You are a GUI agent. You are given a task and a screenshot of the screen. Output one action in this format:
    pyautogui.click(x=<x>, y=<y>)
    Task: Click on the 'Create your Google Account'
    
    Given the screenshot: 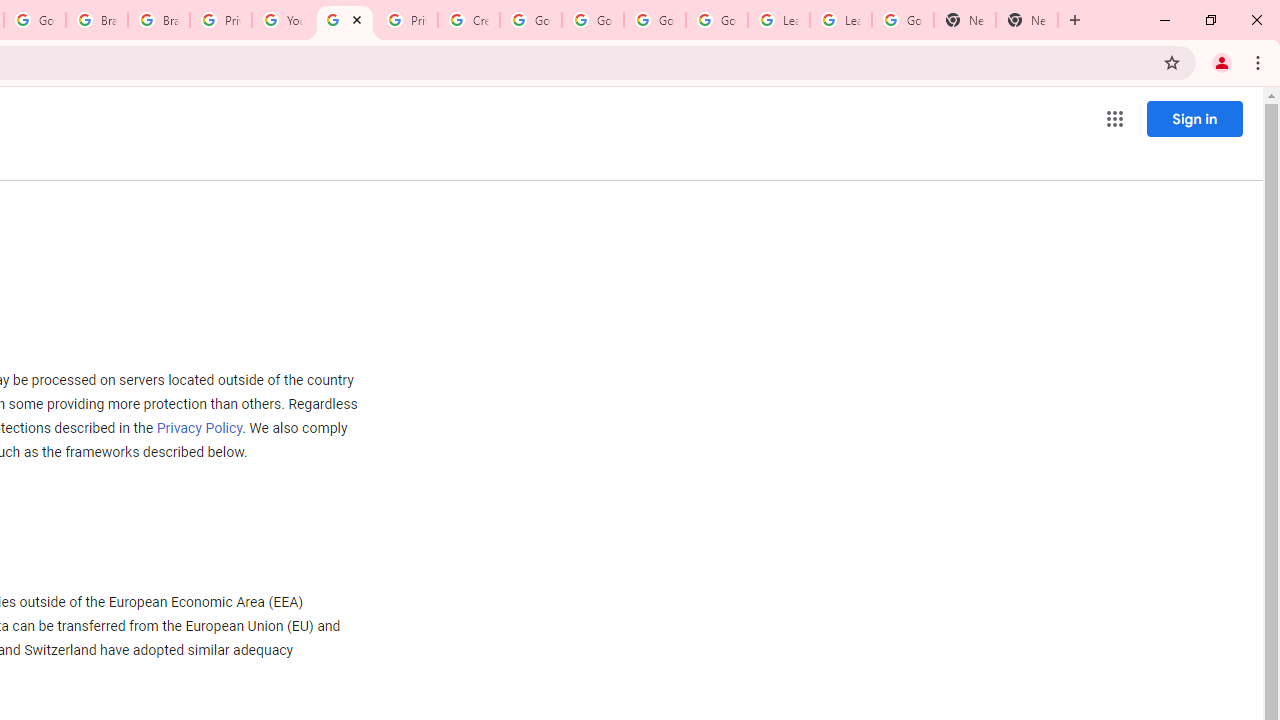 What is the action you would take?
    pyautogui.click(x=468, y=20)
    